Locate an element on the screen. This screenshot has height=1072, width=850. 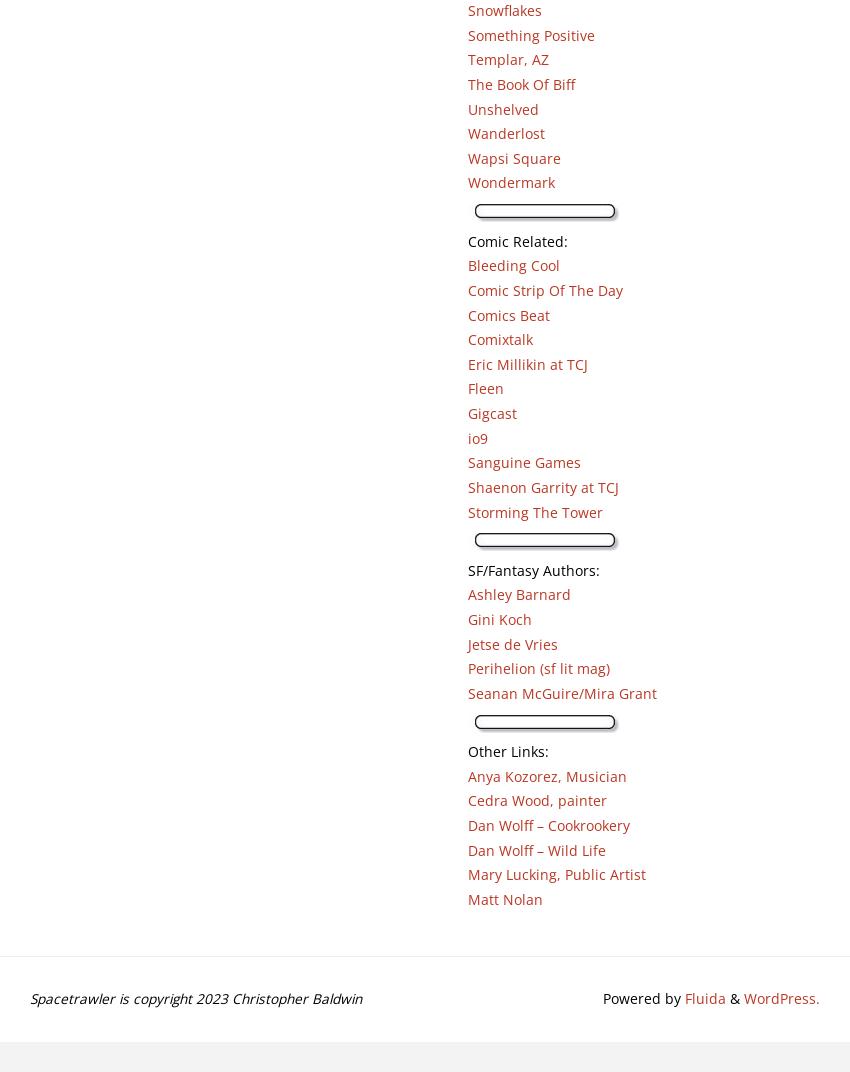
'io9' is located at coordinates (477, 436).